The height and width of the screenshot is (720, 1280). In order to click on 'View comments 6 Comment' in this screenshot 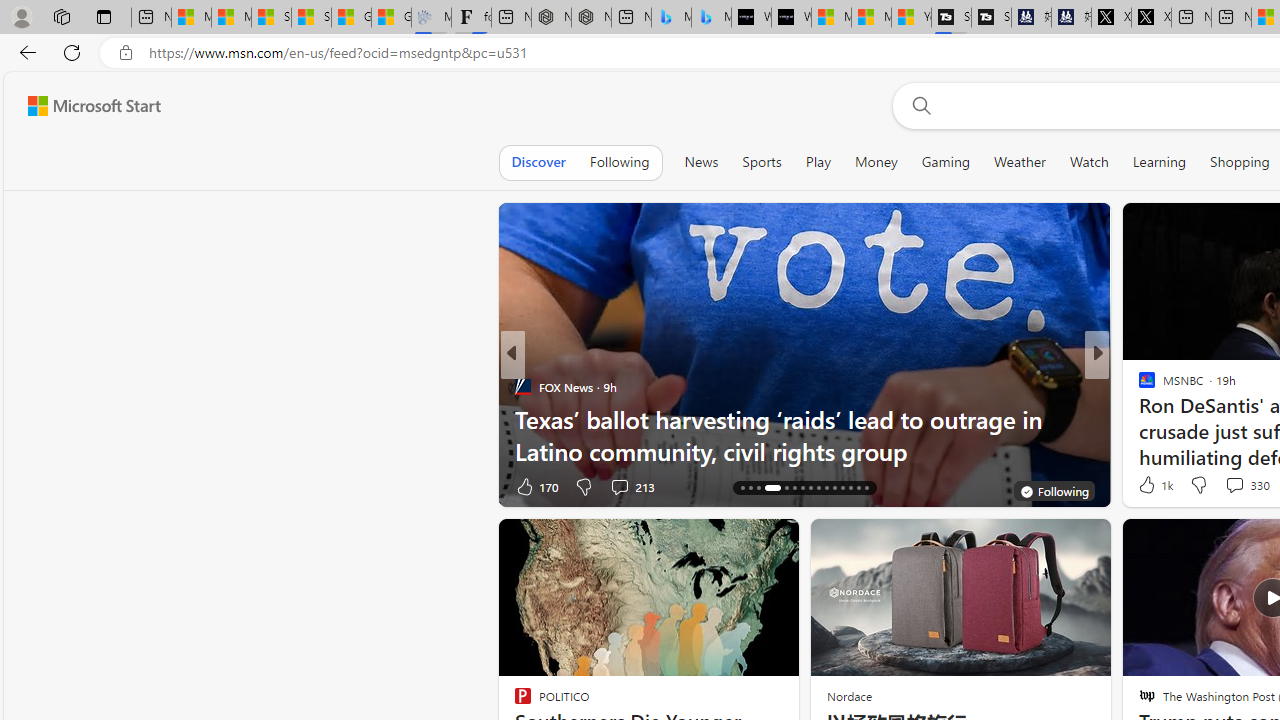, I will do `click(1234, 486)`.